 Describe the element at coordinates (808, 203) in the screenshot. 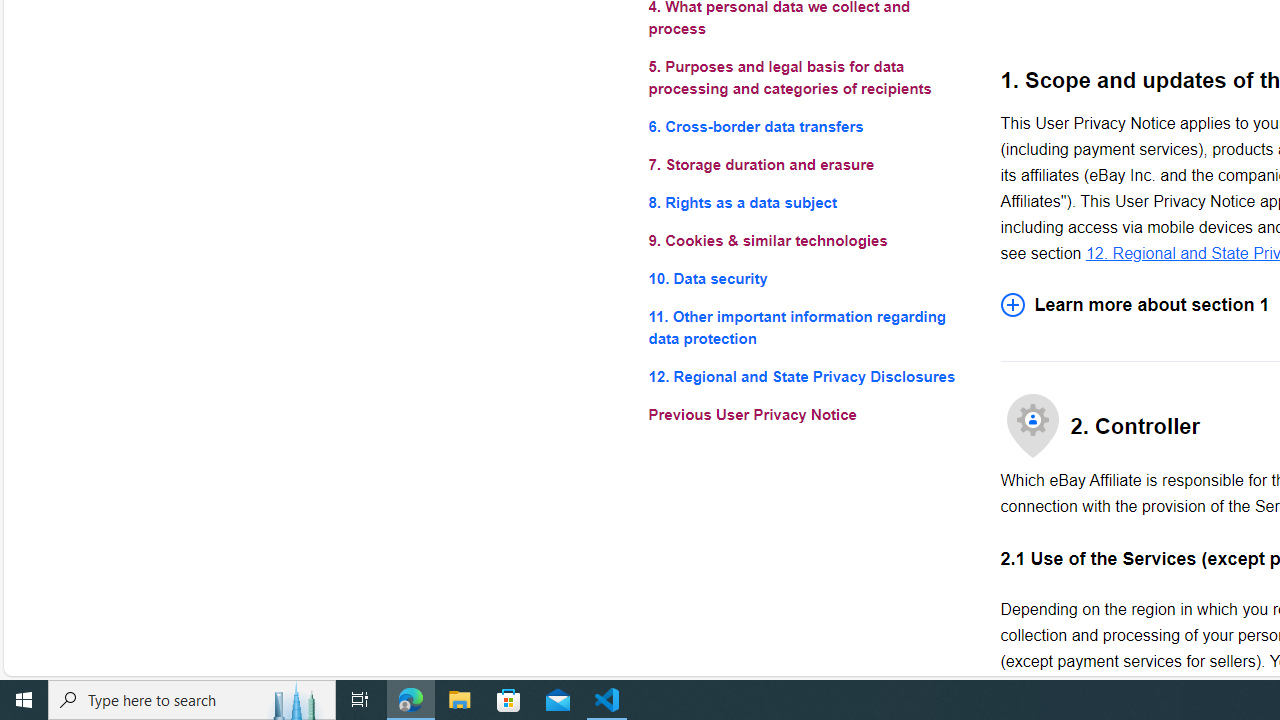

I see `'8. Rights as a data subject'` at that location.